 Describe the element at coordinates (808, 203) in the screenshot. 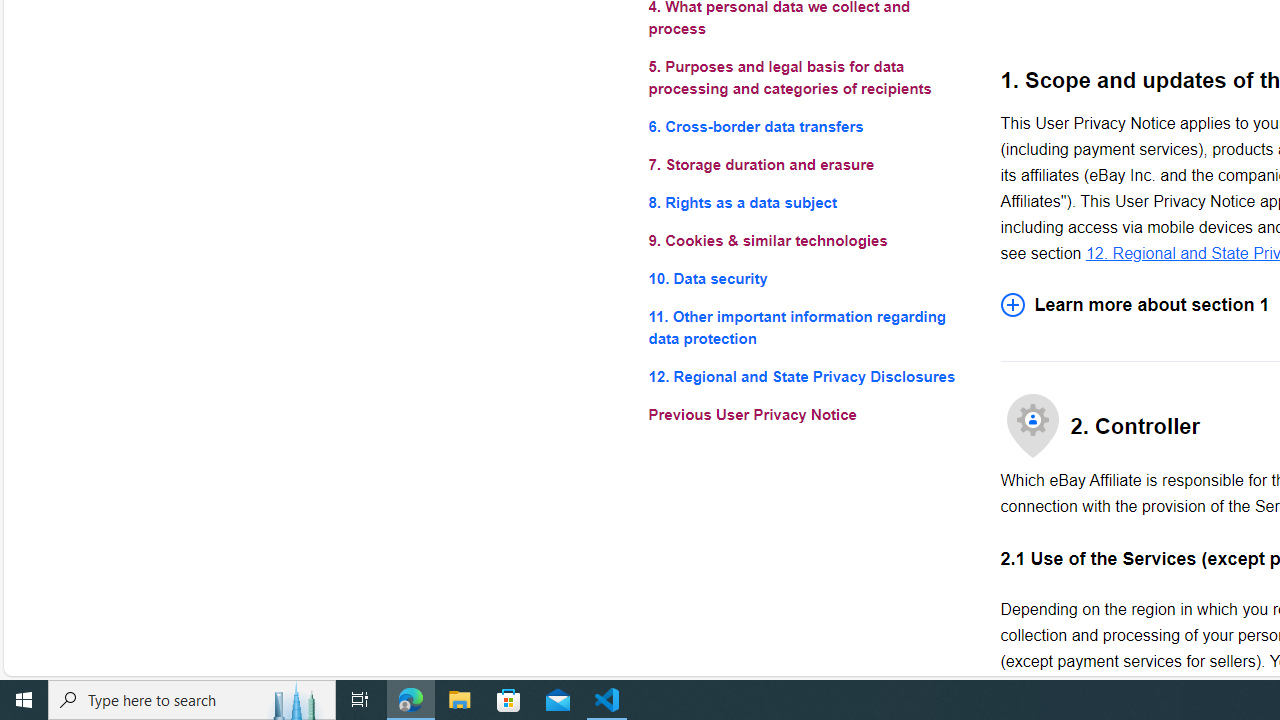

I see `'8. Rights as a data subject'` at that location.